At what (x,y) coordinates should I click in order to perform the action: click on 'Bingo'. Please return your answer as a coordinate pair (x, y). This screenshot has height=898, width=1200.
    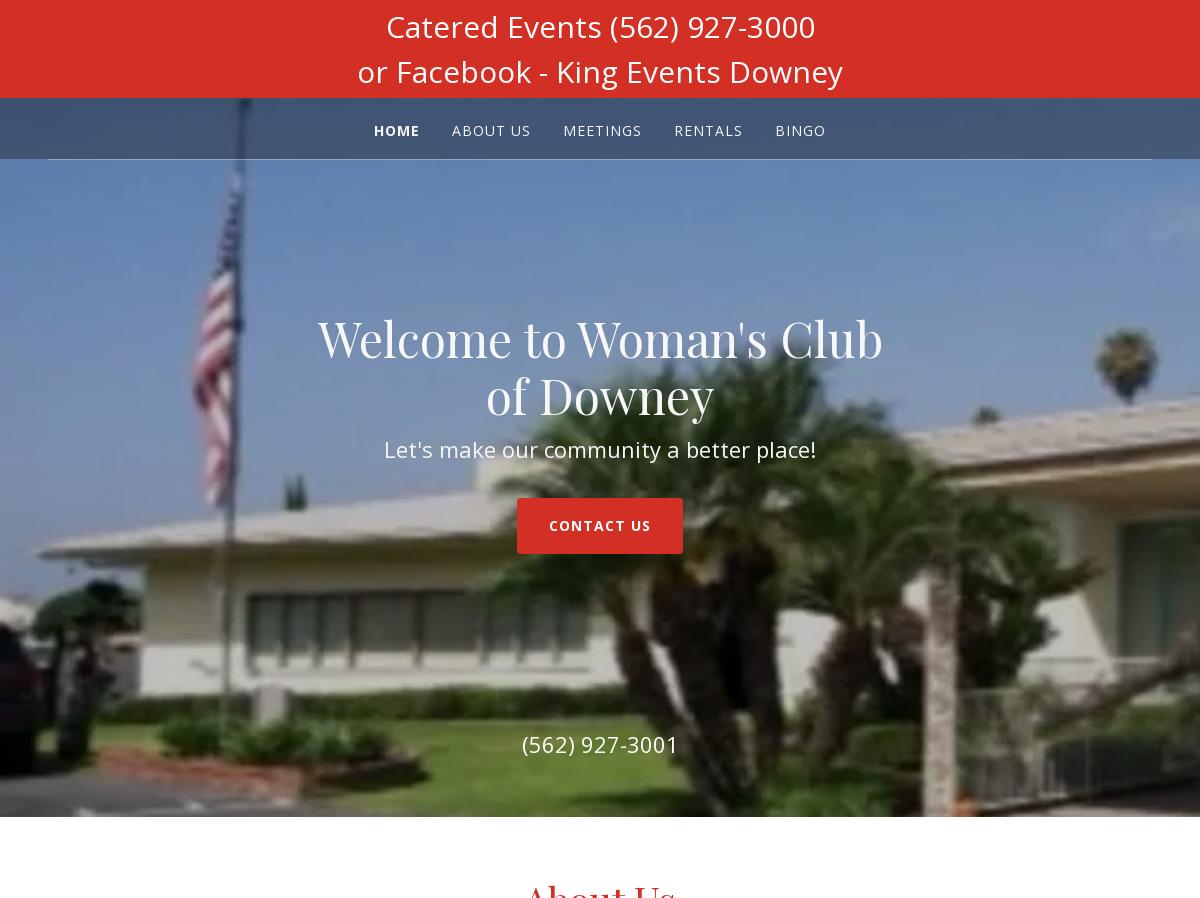
    Looking at the image, I should click on (773, 129).